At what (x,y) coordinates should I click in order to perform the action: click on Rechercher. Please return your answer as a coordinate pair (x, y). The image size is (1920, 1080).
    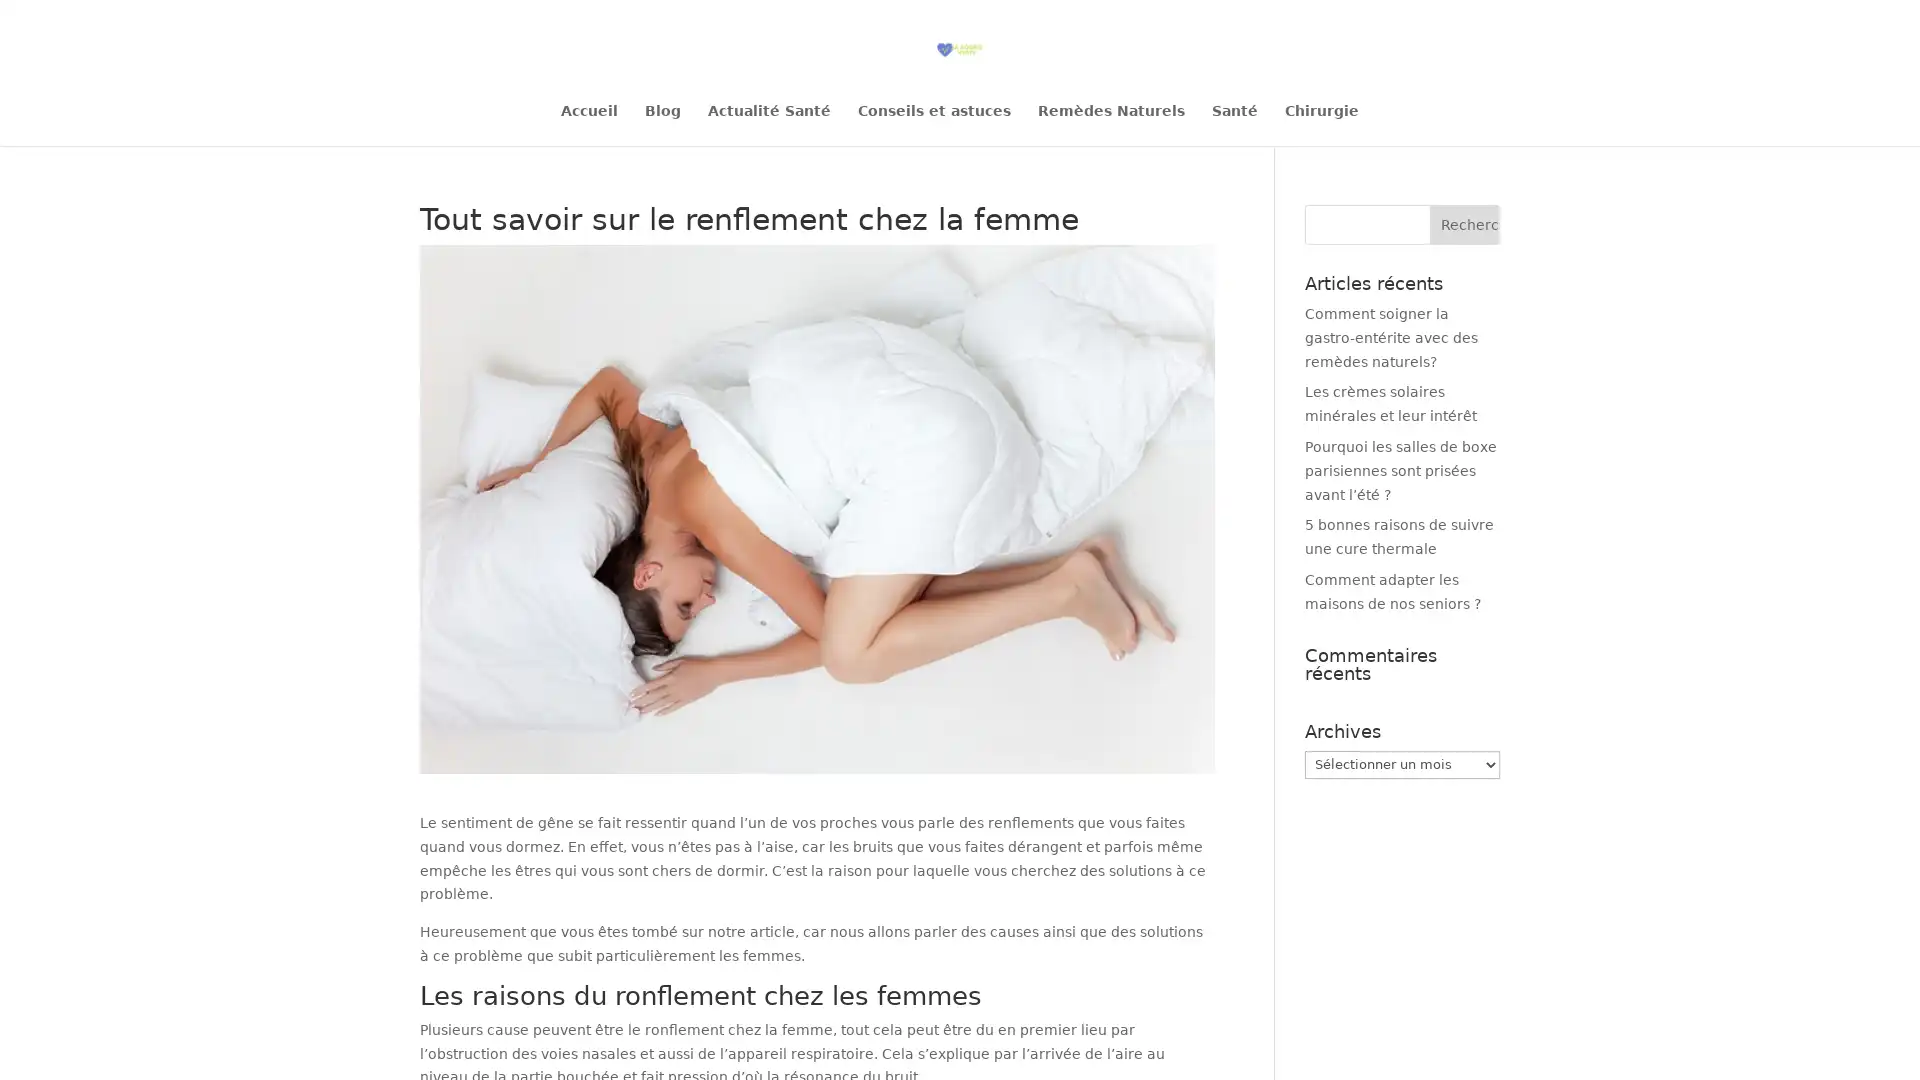
    Looking at the image, I should click on (1464, 223).